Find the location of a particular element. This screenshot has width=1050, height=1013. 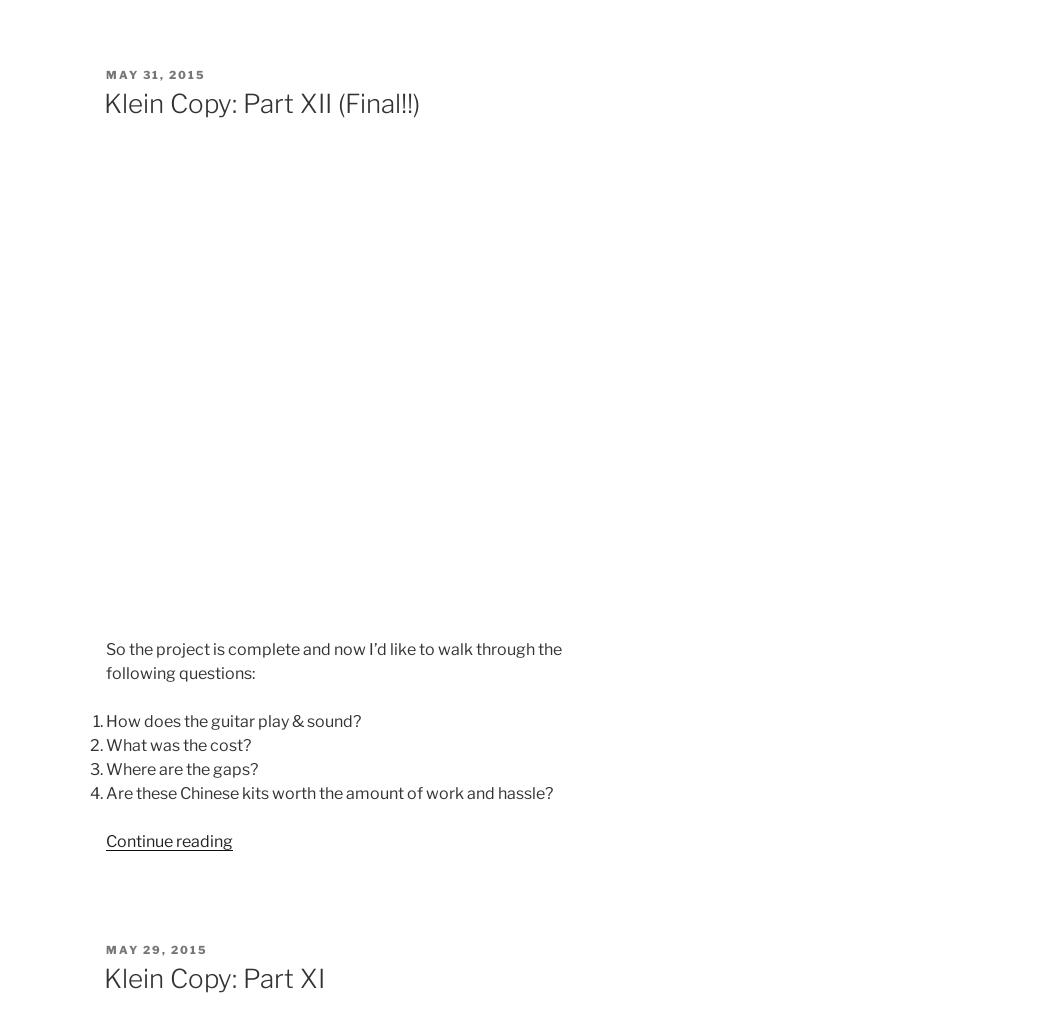

'Continue reading' is located at coordinates (168, 839).